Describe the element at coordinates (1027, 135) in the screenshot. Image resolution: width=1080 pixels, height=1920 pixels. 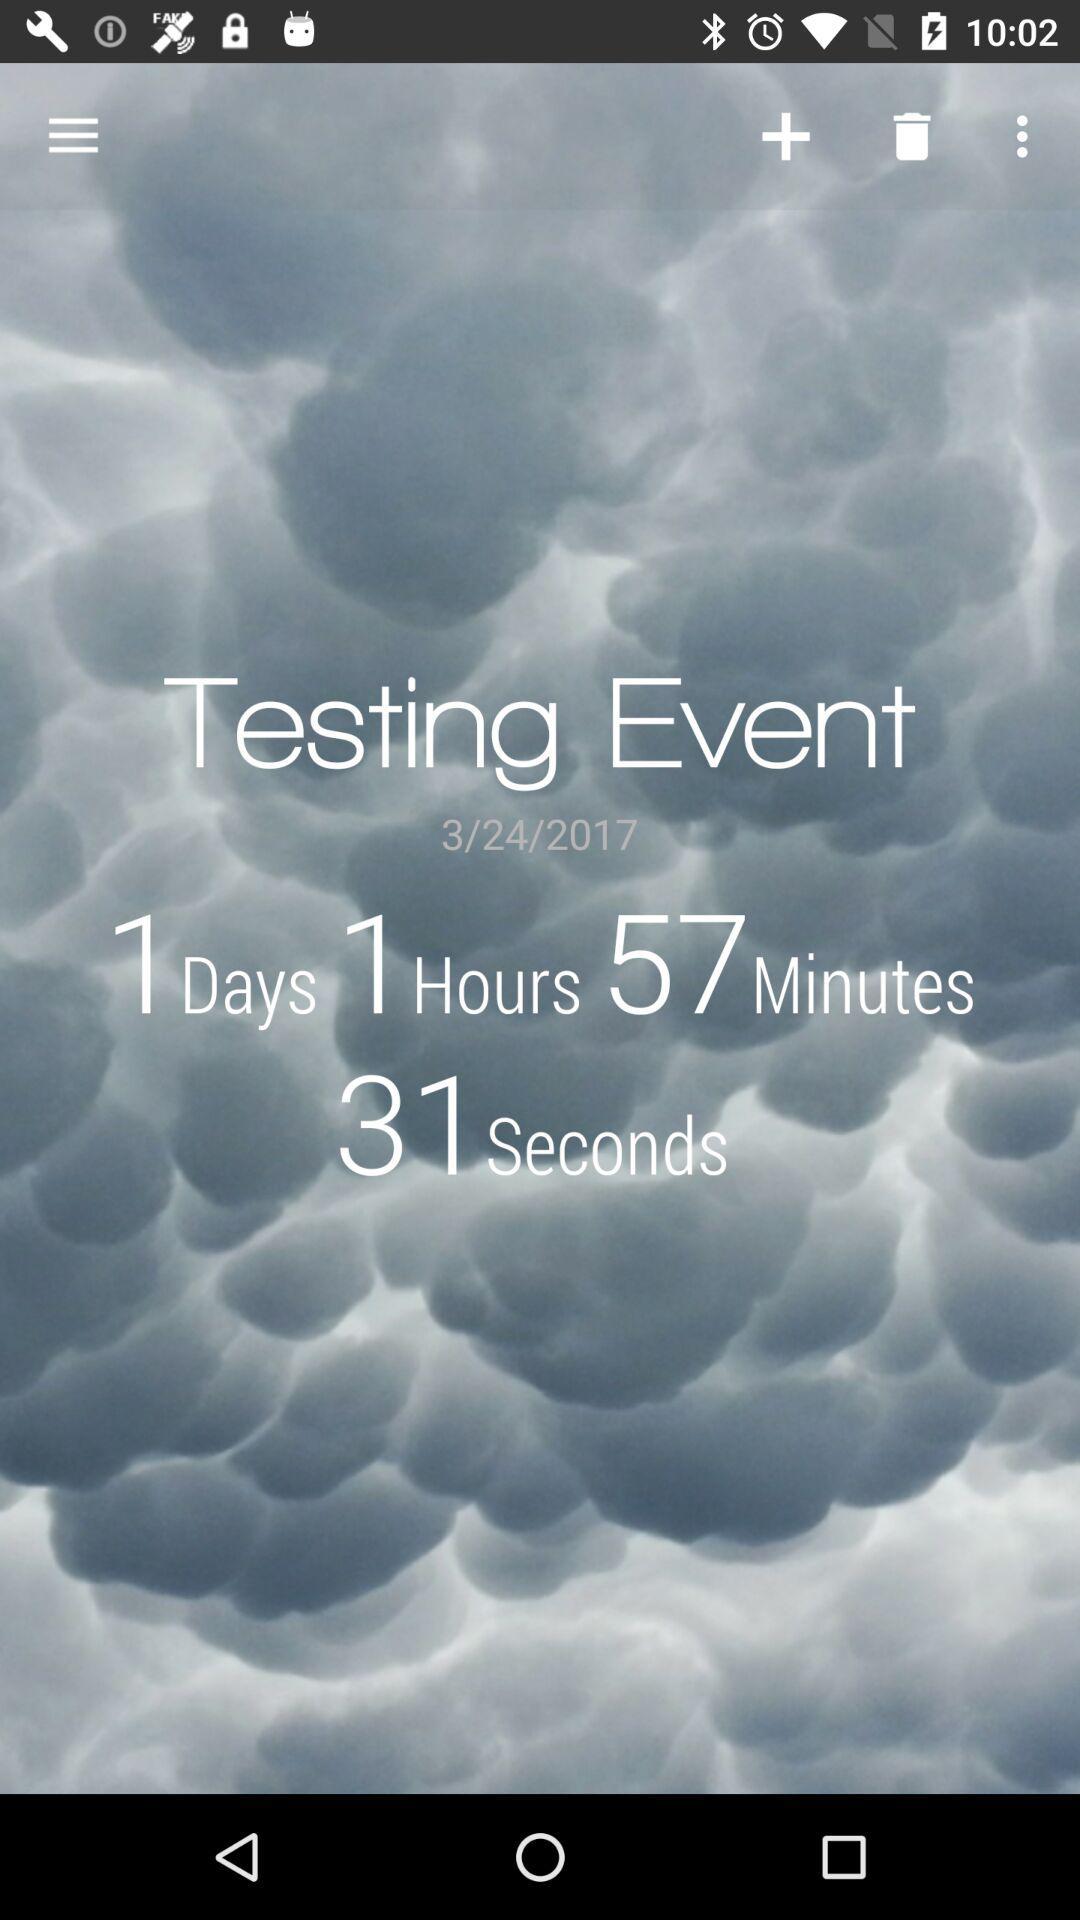
I see `the icon above 1days 1hours 57minutes` at that location.